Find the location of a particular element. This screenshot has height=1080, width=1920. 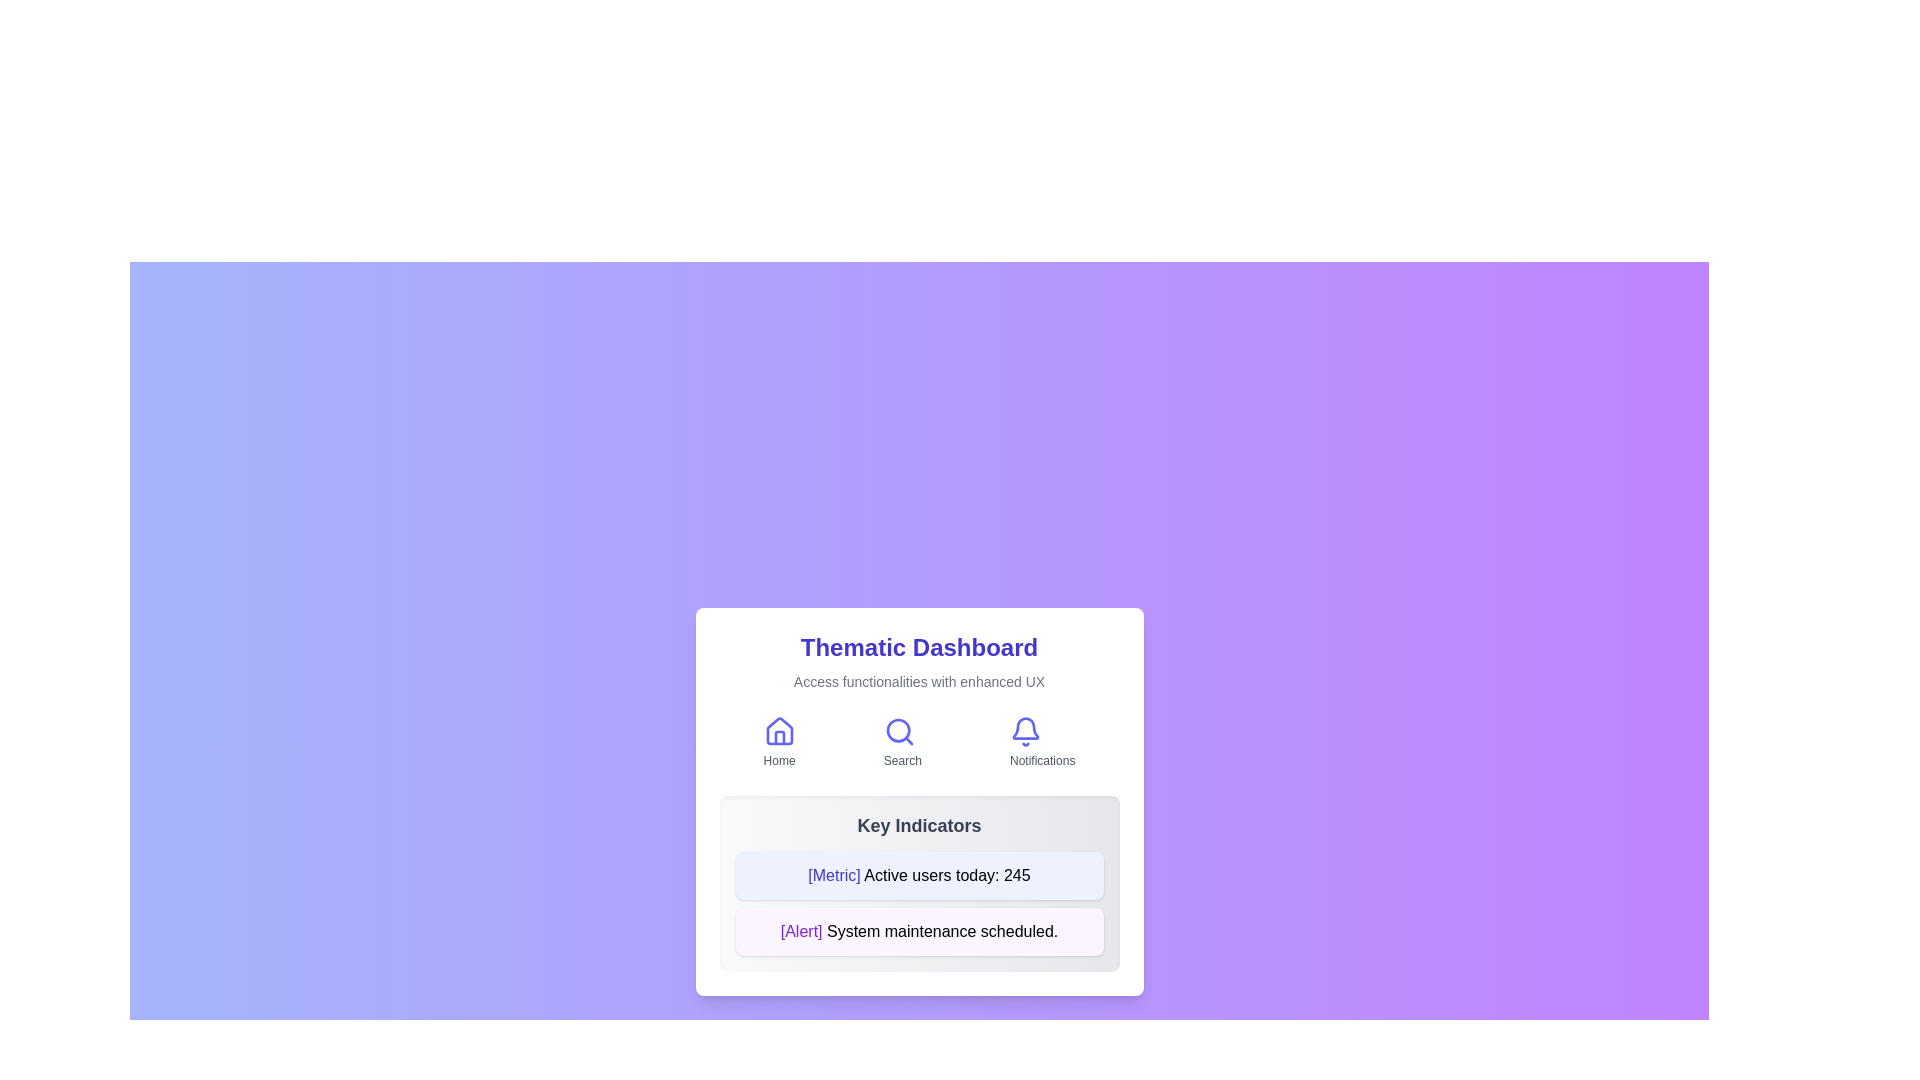

the 'Home' text label located beneath the house icon, which serves to identify the icon's function is located at coordinates (778, 760).